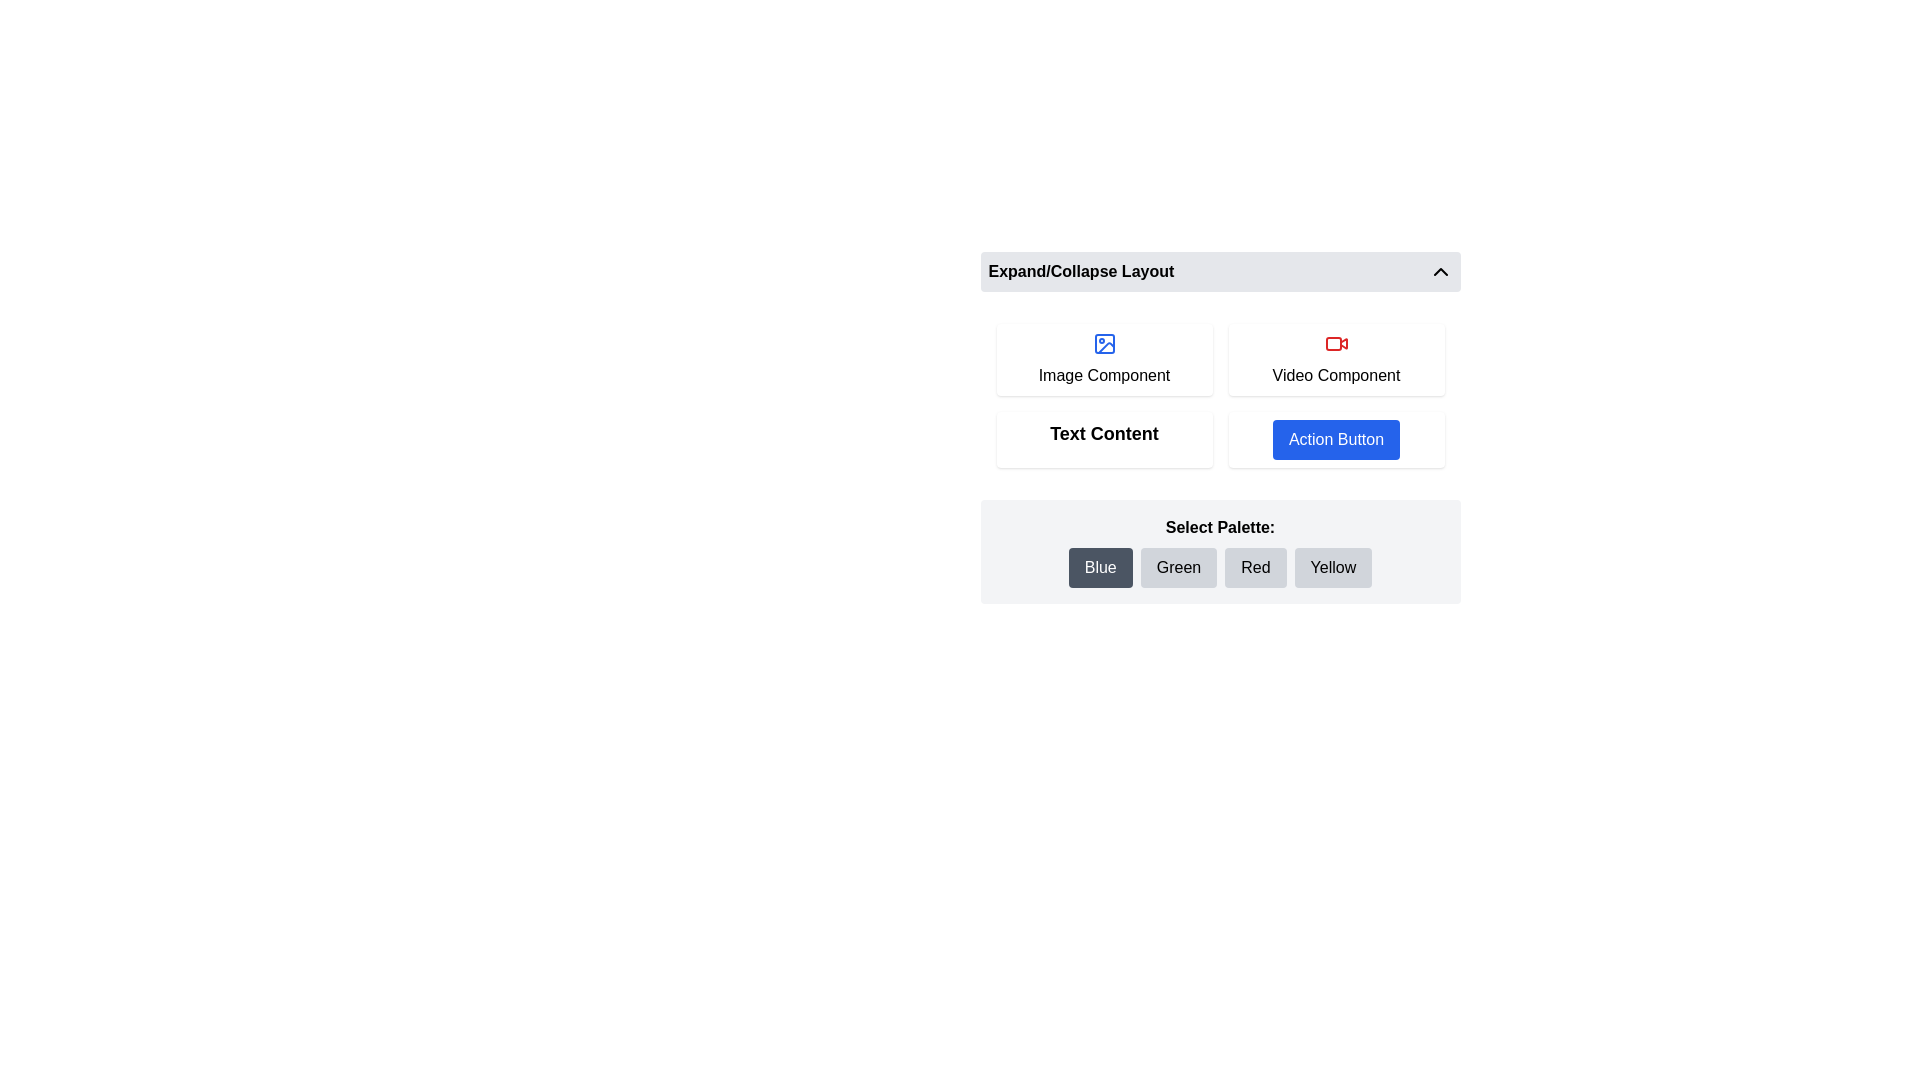 The width and height of the screenshot is (1920, 1080). I want to click on the color selection button in the Color Selection Interface, so click(1219, 551).